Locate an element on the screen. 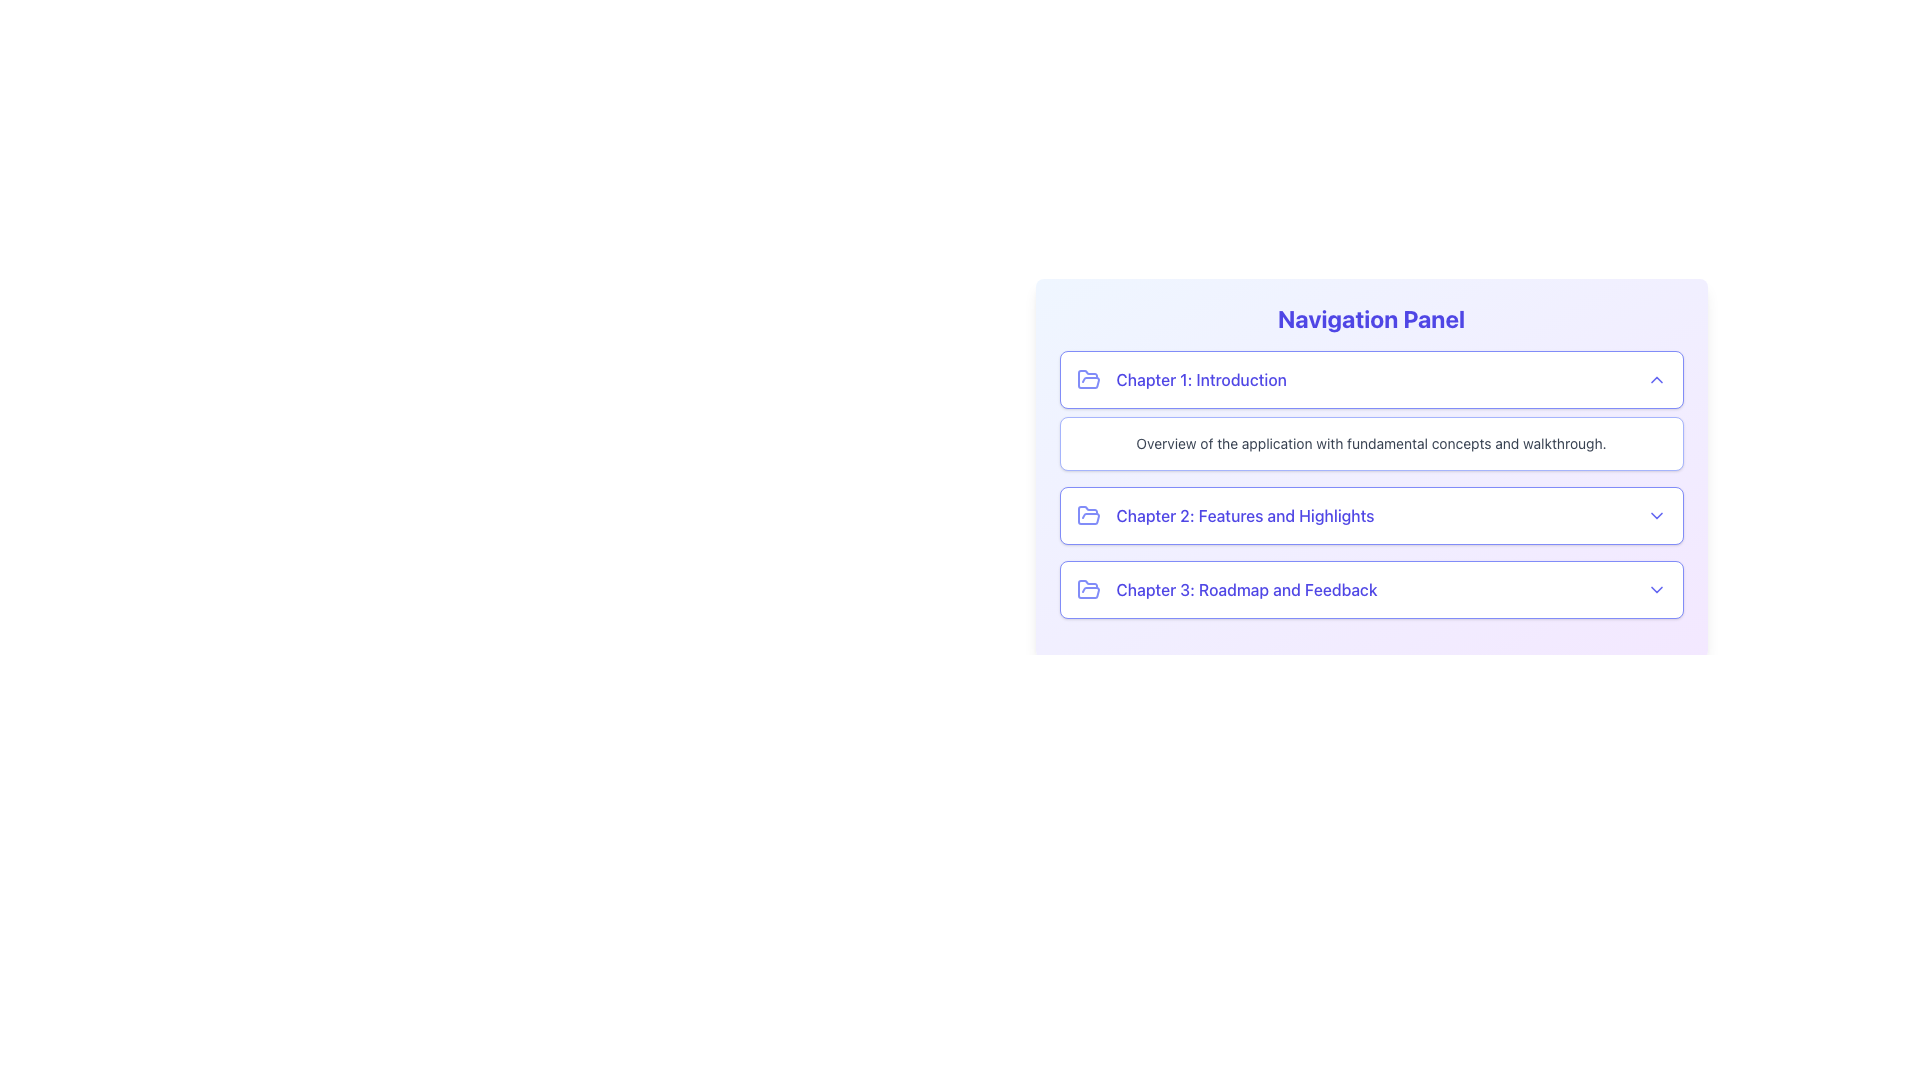 This screenshot has height=1080, width=1920. the title text label styled in bold and large font, colored indigo, which reads 'Navigation Panel' and is centered at the top of the chapter navigation section is located at coordinates (1370, 318).